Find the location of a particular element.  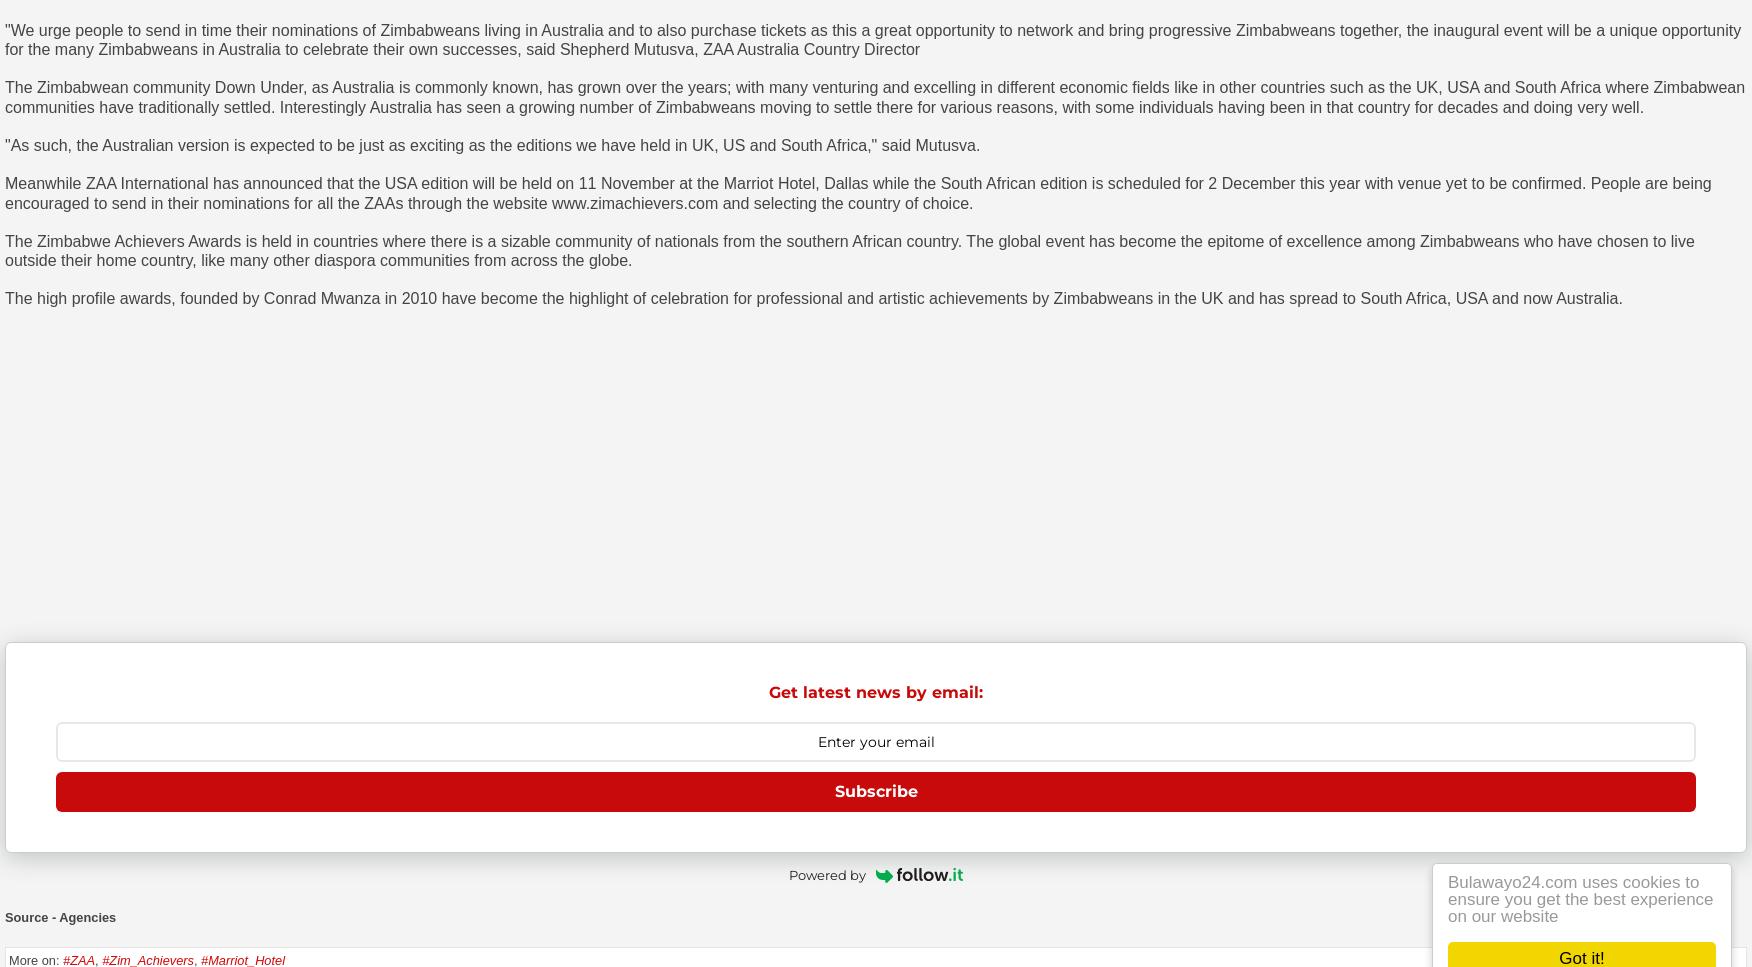

'"As such, the Australian version is expected to be just as exciting as the editions we have held in UK, US and South Africa," said Mutusva.' is located at coordinates (492, 143).